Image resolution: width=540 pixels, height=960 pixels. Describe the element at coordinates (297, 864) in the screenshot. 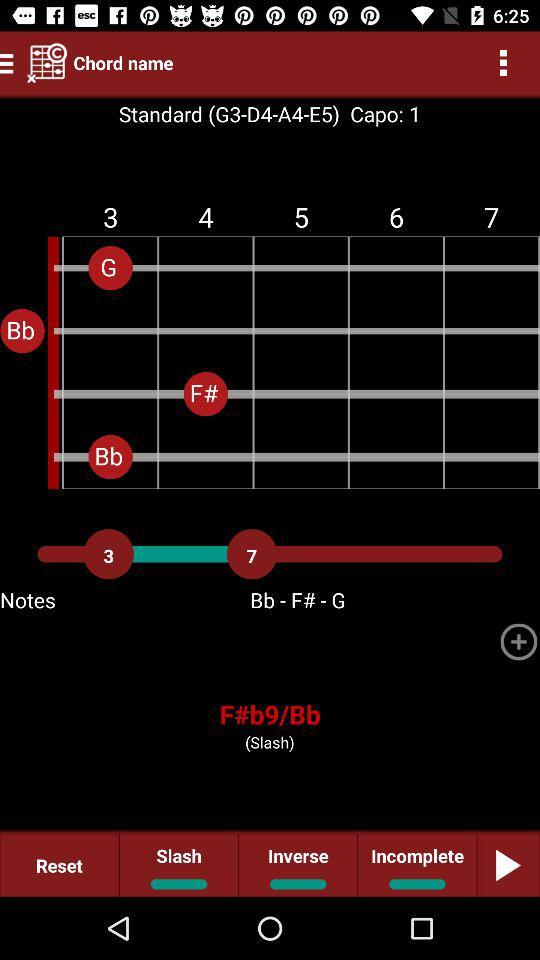

I see `the item to the left of incomplete item` at that location.